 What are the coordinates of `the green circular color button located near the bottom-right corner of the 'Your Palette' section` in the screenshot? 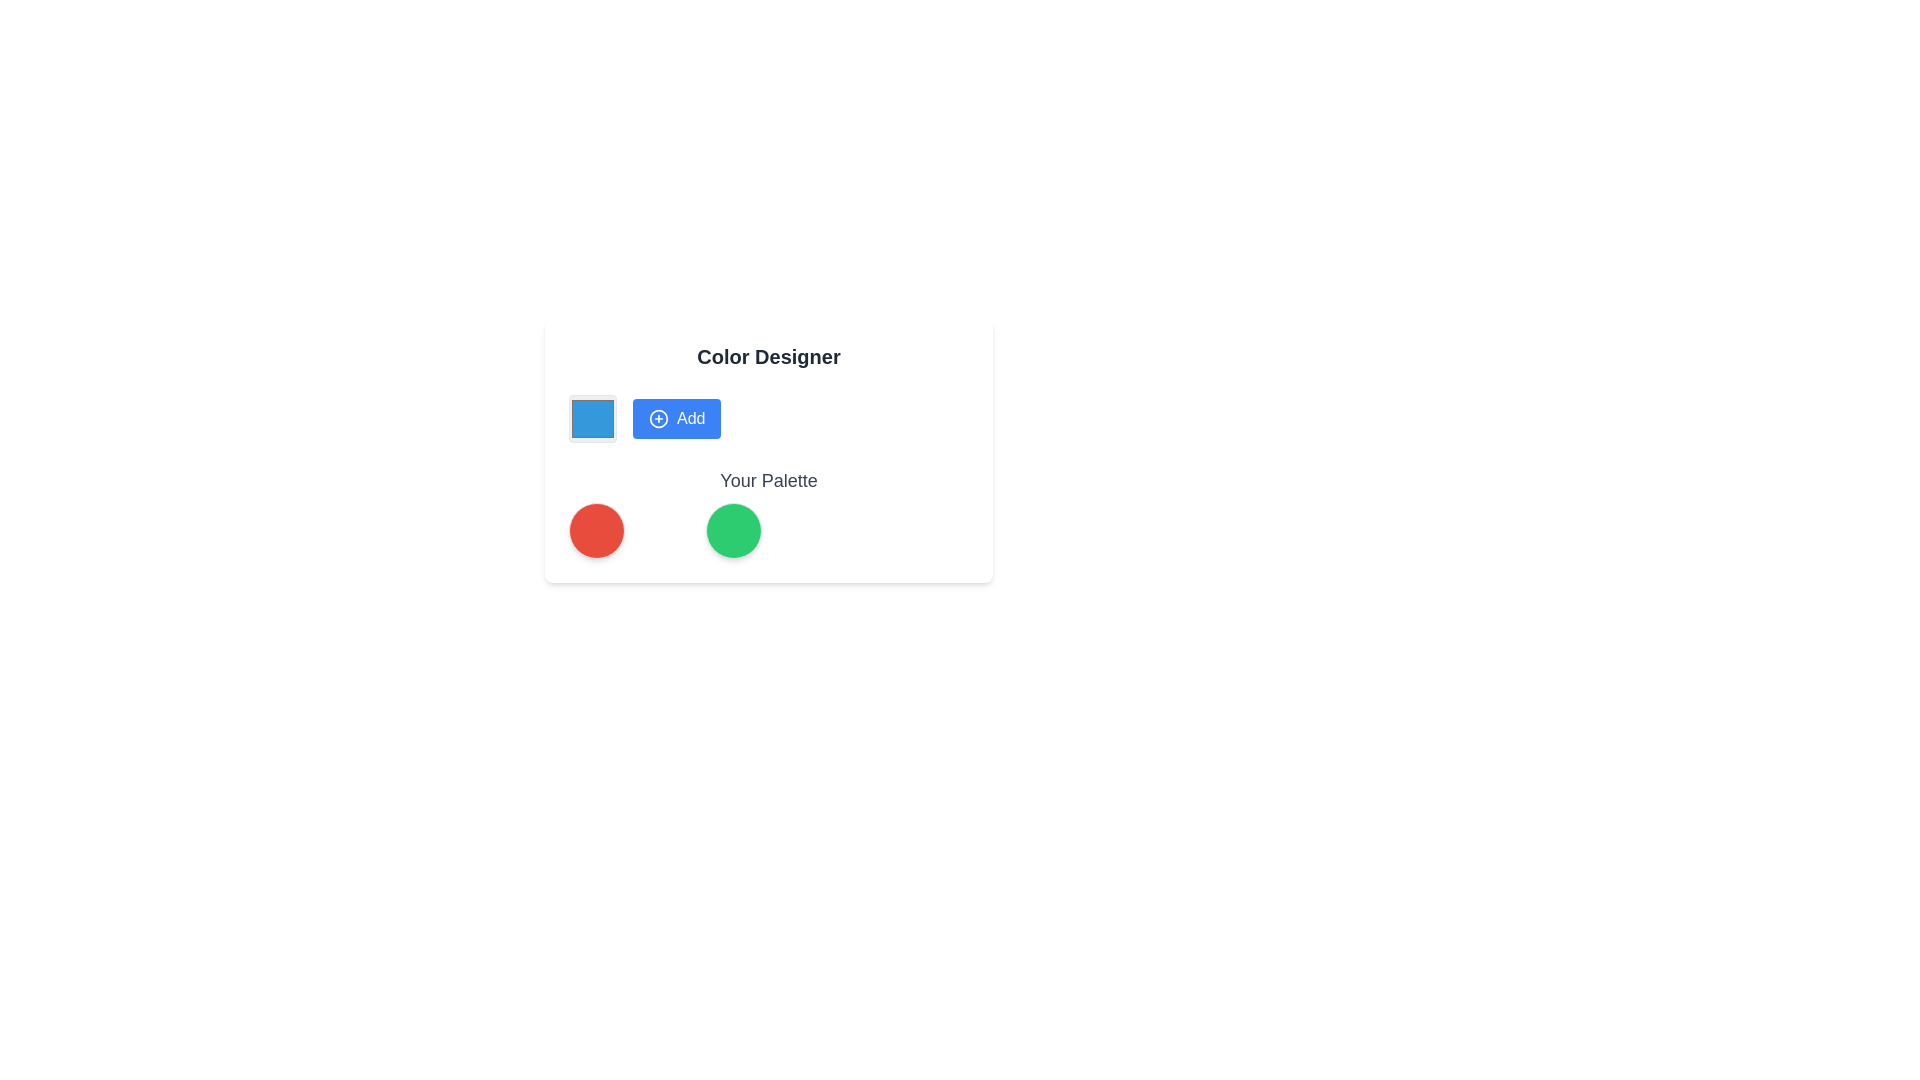 It's located at (733, 530).